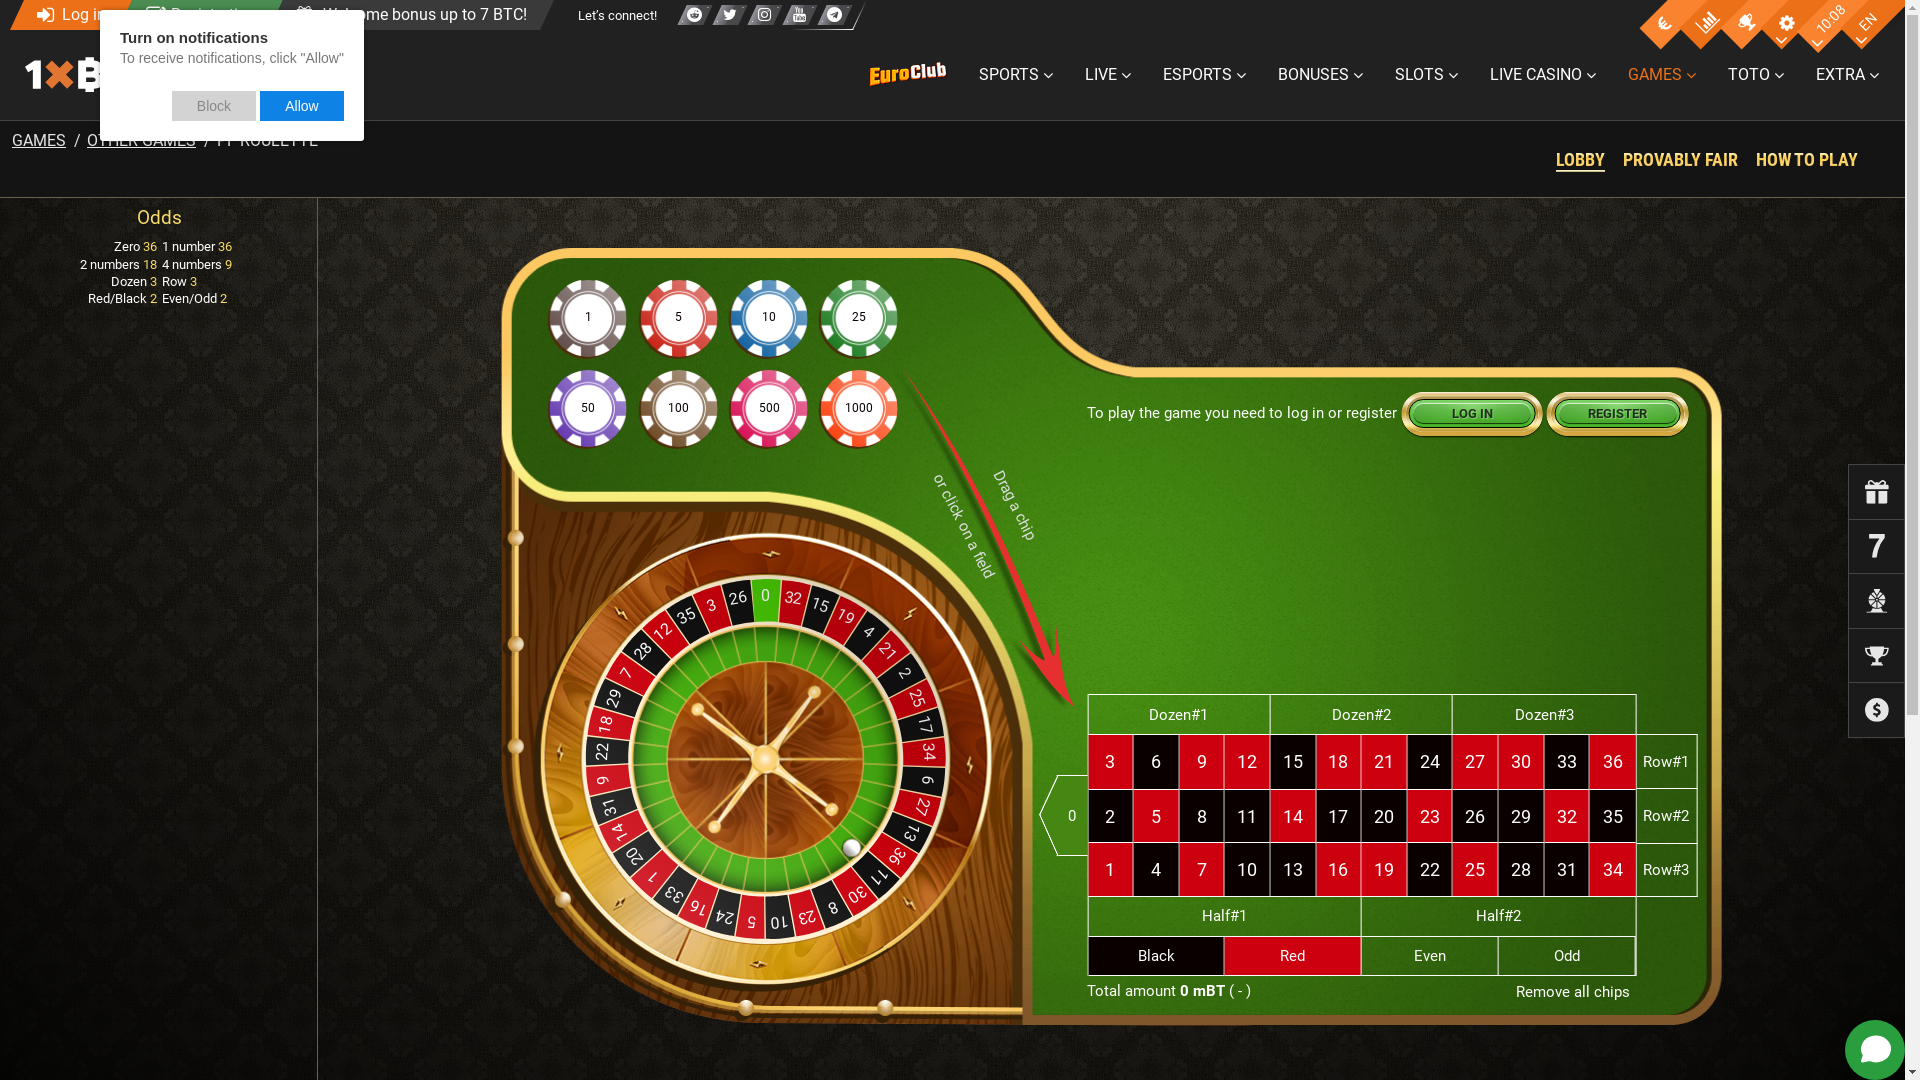  What do you see at coordinates (1846, 73) in the screenshot?
I see `'EXTRA'` at bounding box center [1846, 73].